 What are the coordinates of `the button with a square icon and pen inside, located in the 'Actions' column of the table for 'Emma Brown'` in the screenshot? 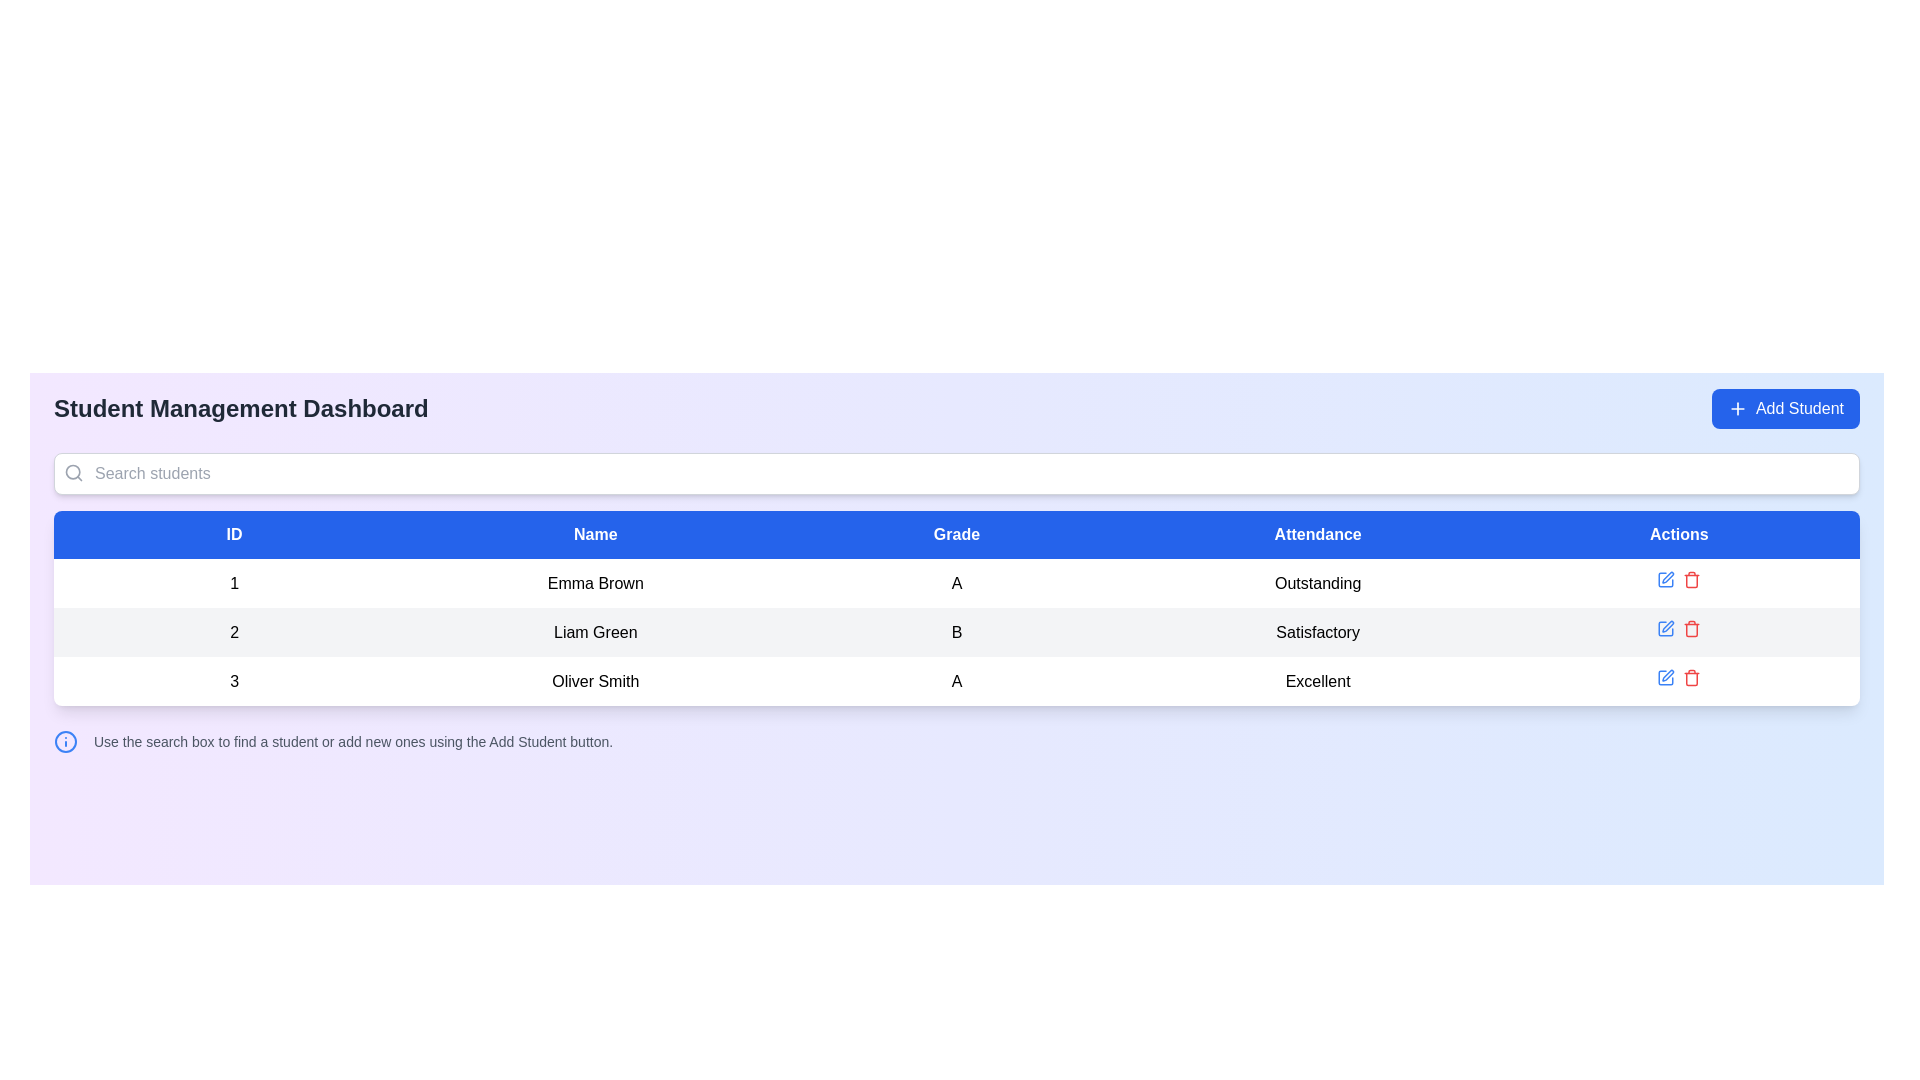 It's located at (1666, 579).